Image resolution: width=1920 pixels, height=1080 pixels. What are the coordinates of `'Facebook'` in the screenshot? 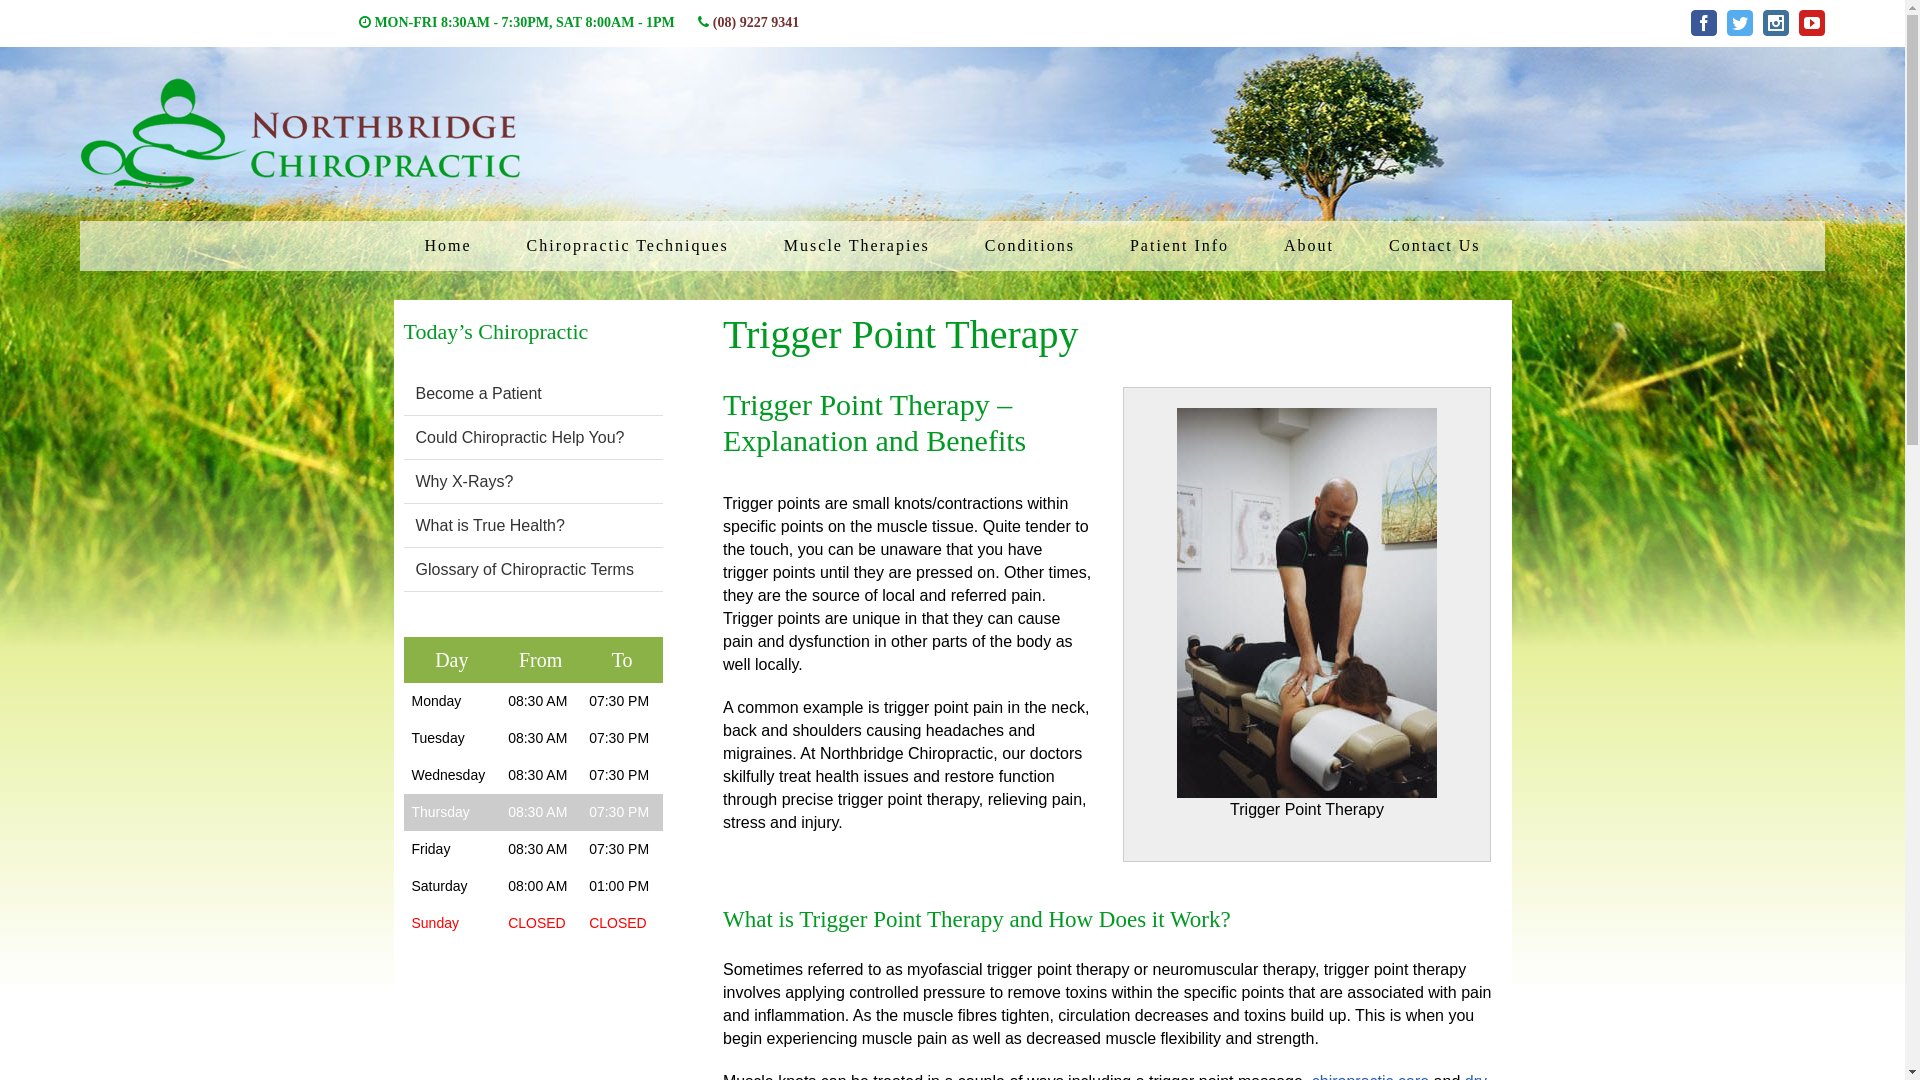 It's located at (1689, 23).